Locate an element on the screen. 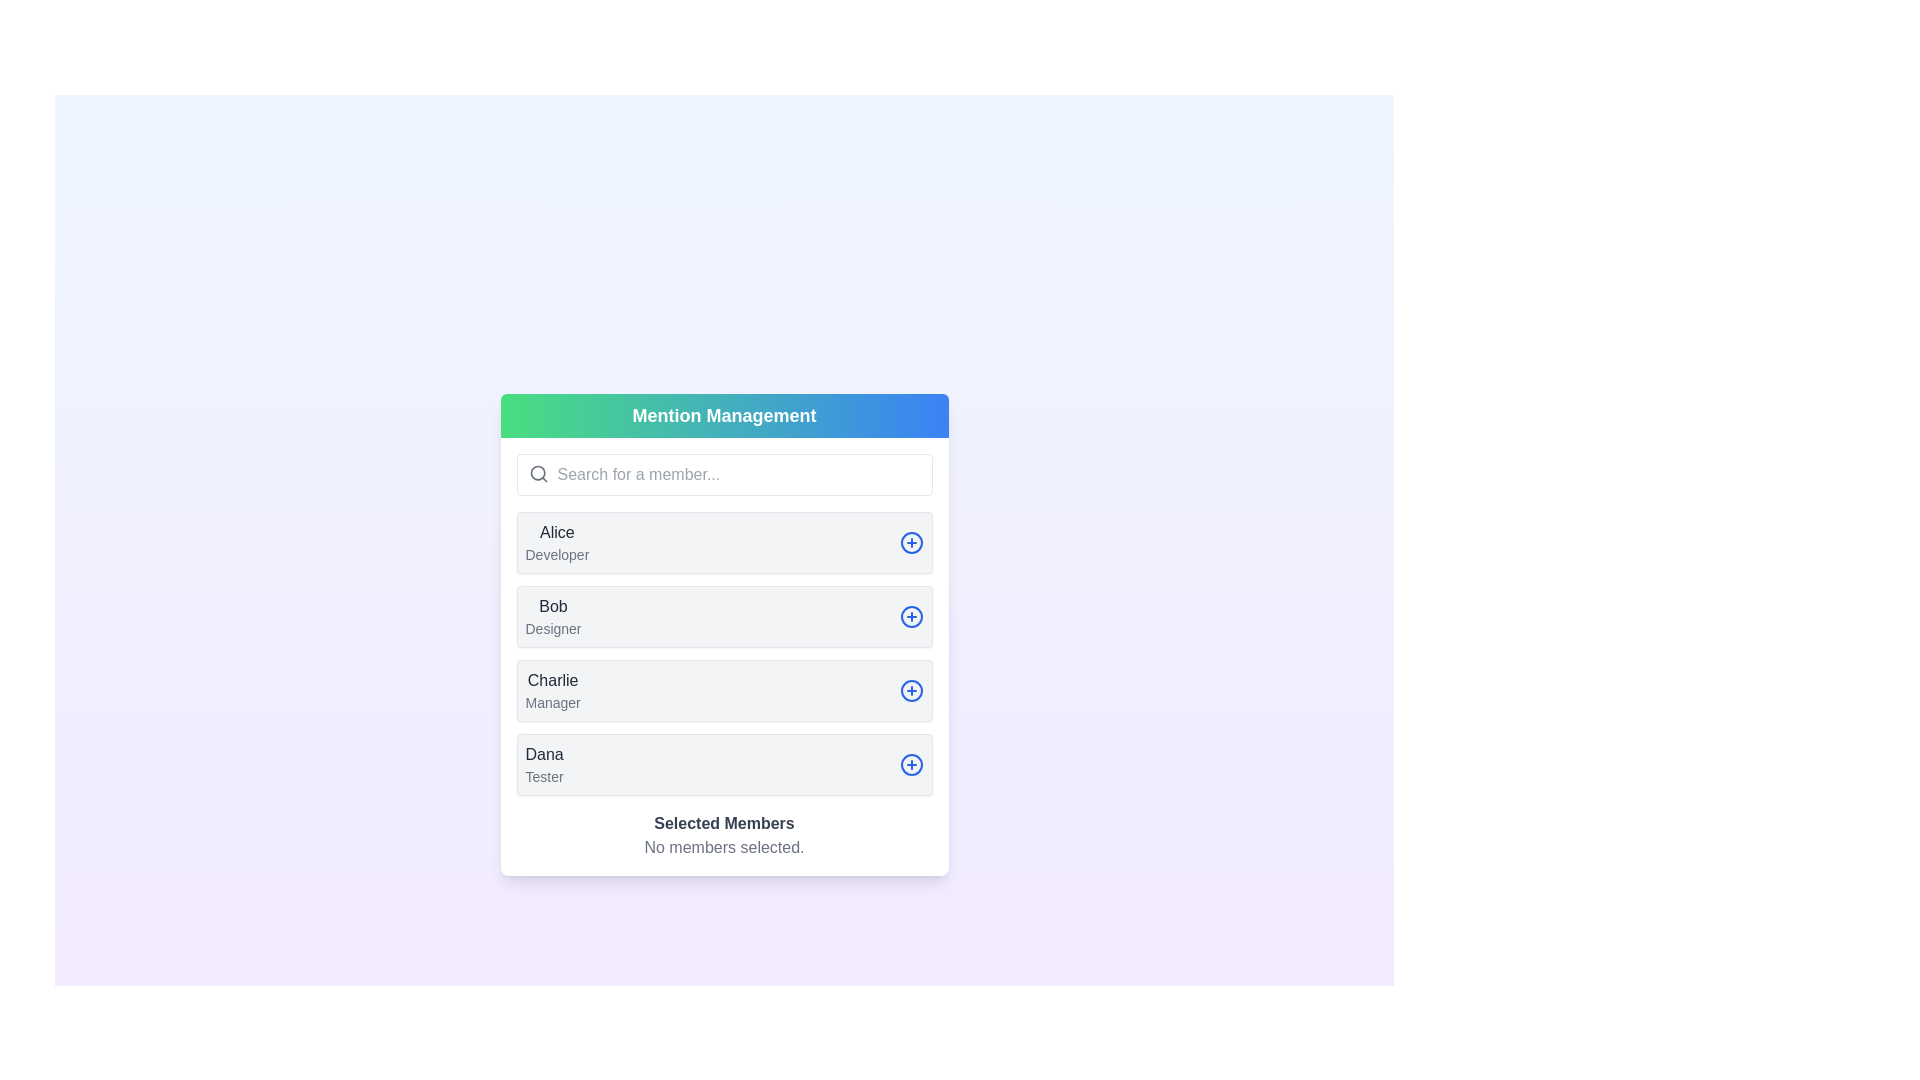 The width and height of the screenshot is (1920, 1080). the plus sign icon for user 'Bob Designer' located is located at coordinates (910, 616).